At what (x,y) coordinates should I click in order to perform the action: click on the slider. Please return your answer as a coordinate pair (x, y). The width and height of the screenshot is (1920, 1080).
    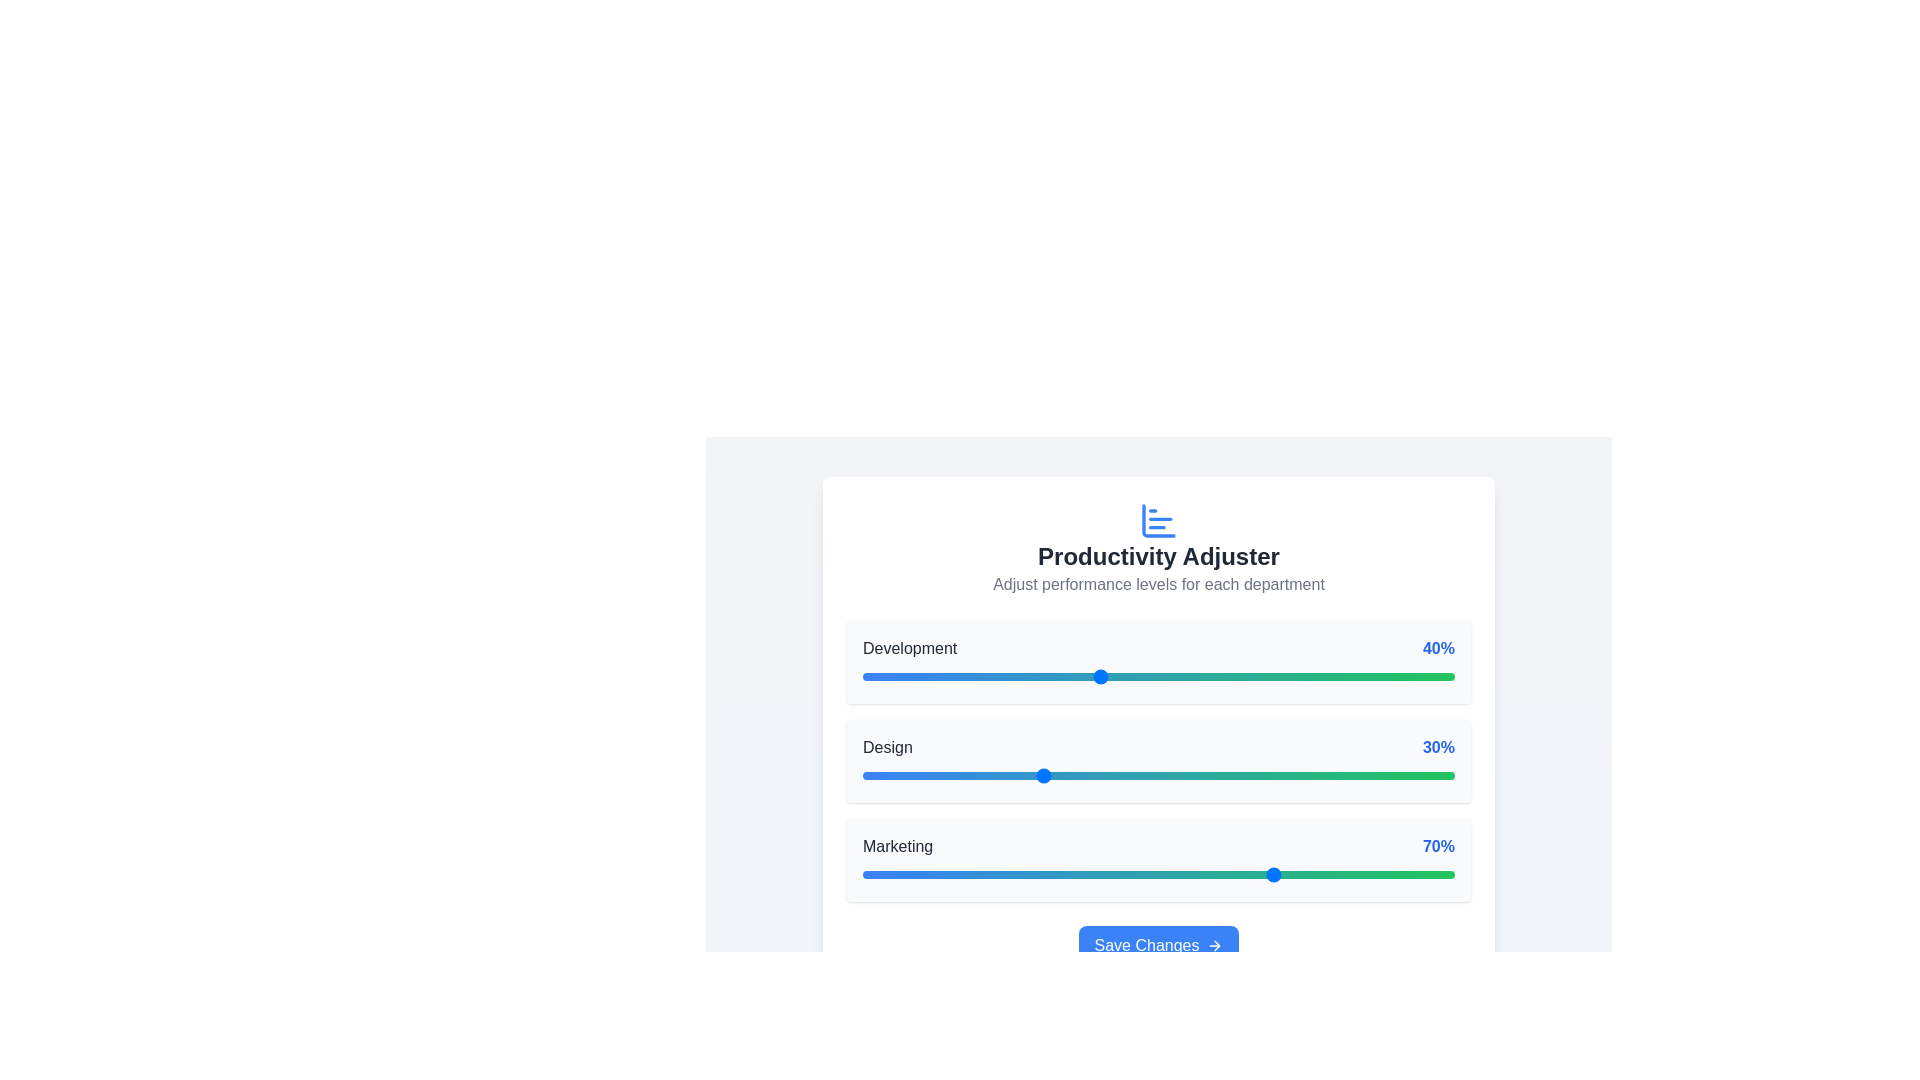
    Looking at the image, I should click on (1086, 774).